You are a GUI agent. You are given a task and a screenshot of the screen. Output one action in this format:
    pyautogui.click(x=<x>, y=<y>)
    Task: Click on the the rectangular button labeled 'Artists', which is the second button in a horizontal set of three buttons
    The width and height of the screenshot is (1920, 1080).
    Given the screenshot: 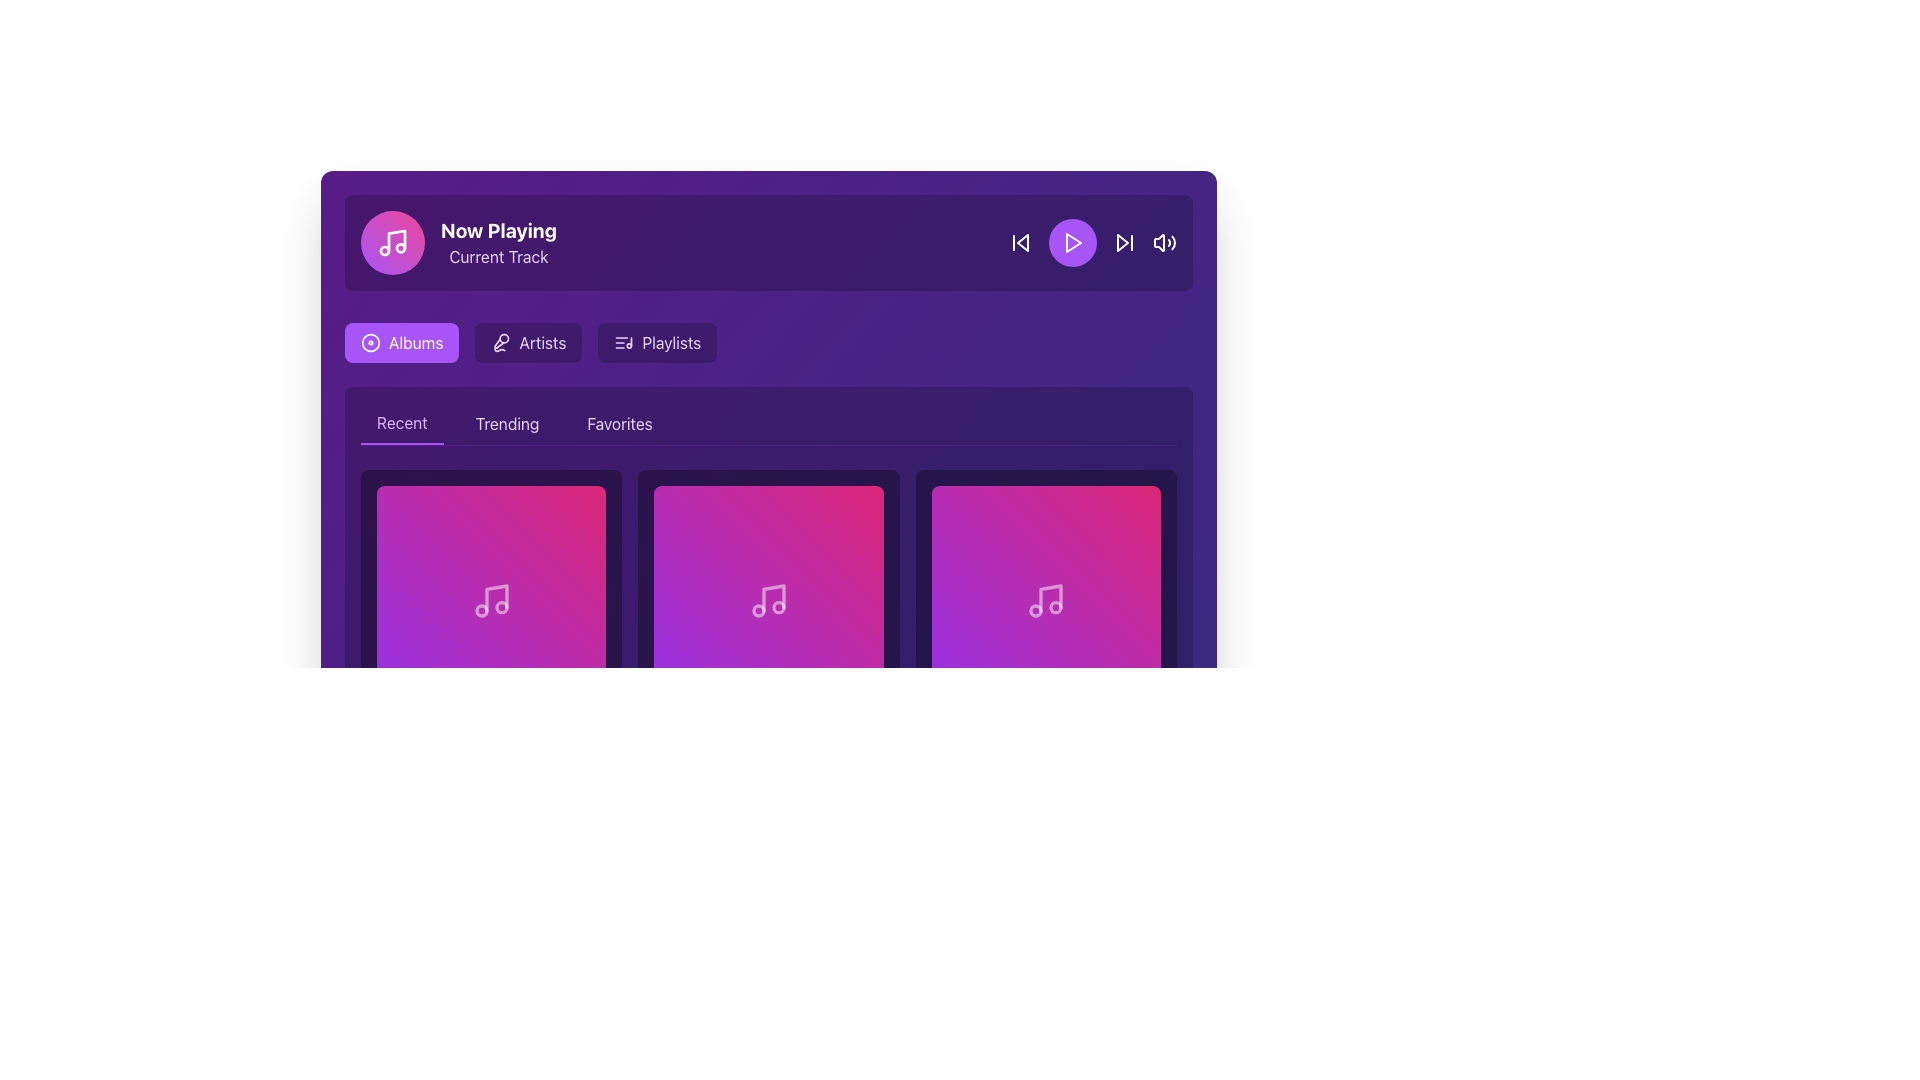 What is the action you would take?
    pyautogui.click(x=528, y=342)
    